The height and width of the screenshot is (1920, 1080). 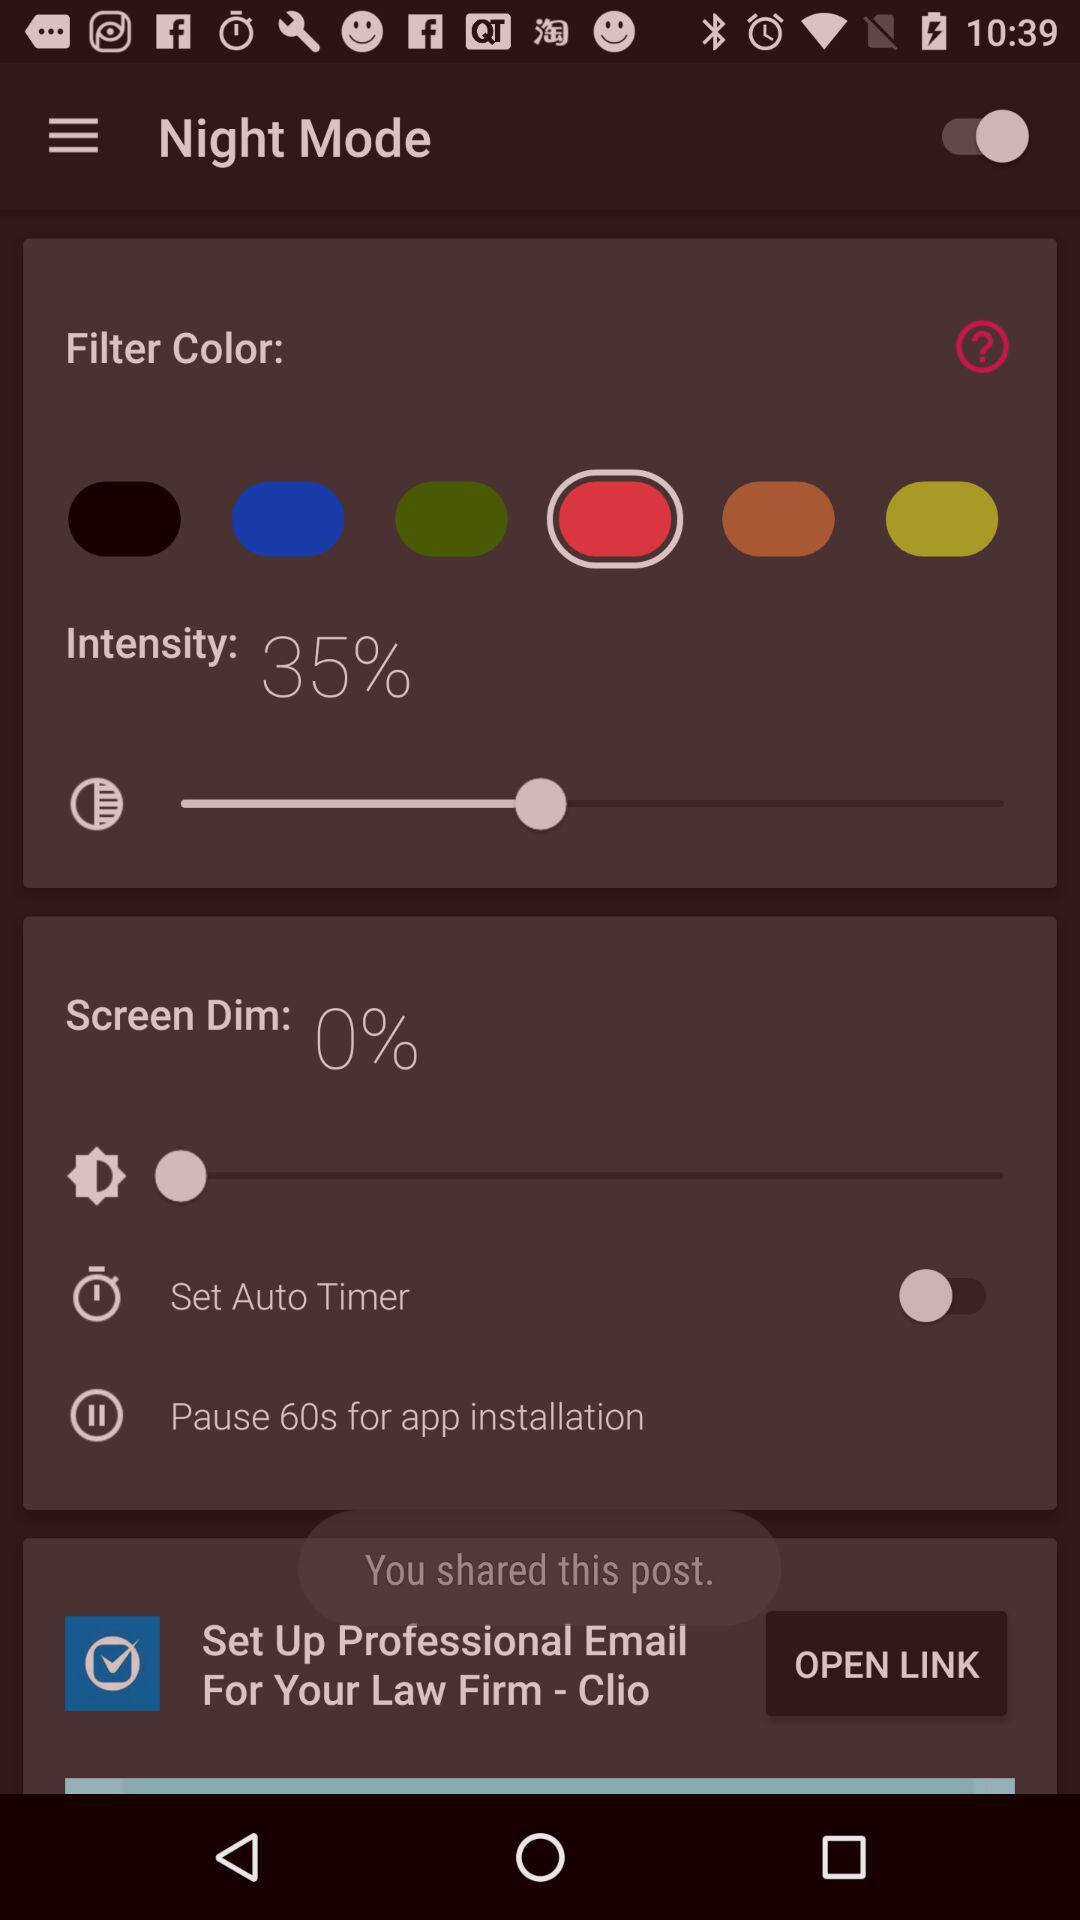 What do you see at coordinates (951, 1295) in the screenshot?
I see `turn on auto toner` at bounding box center [951, 1295].